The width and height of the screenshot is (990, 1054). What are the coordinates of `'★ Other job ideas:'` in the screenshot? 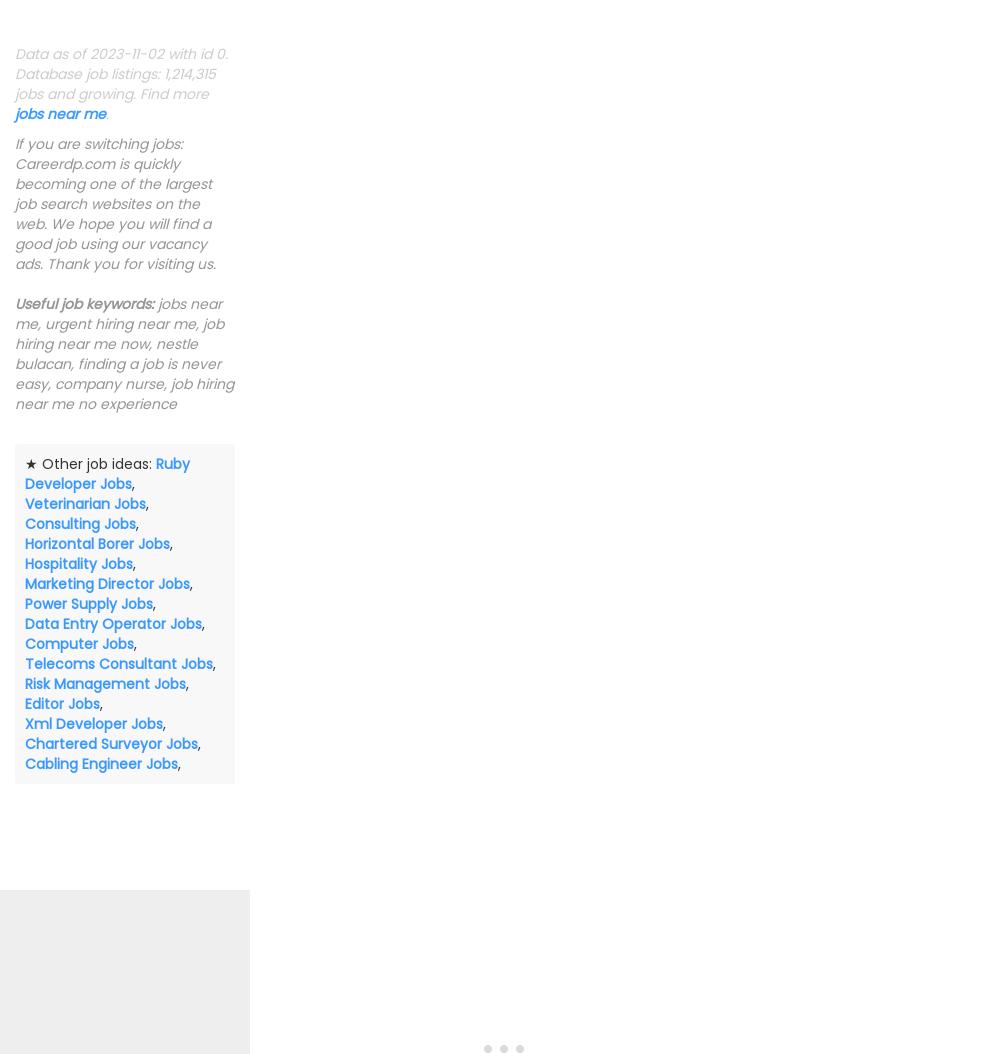 It's located at (90, 463).